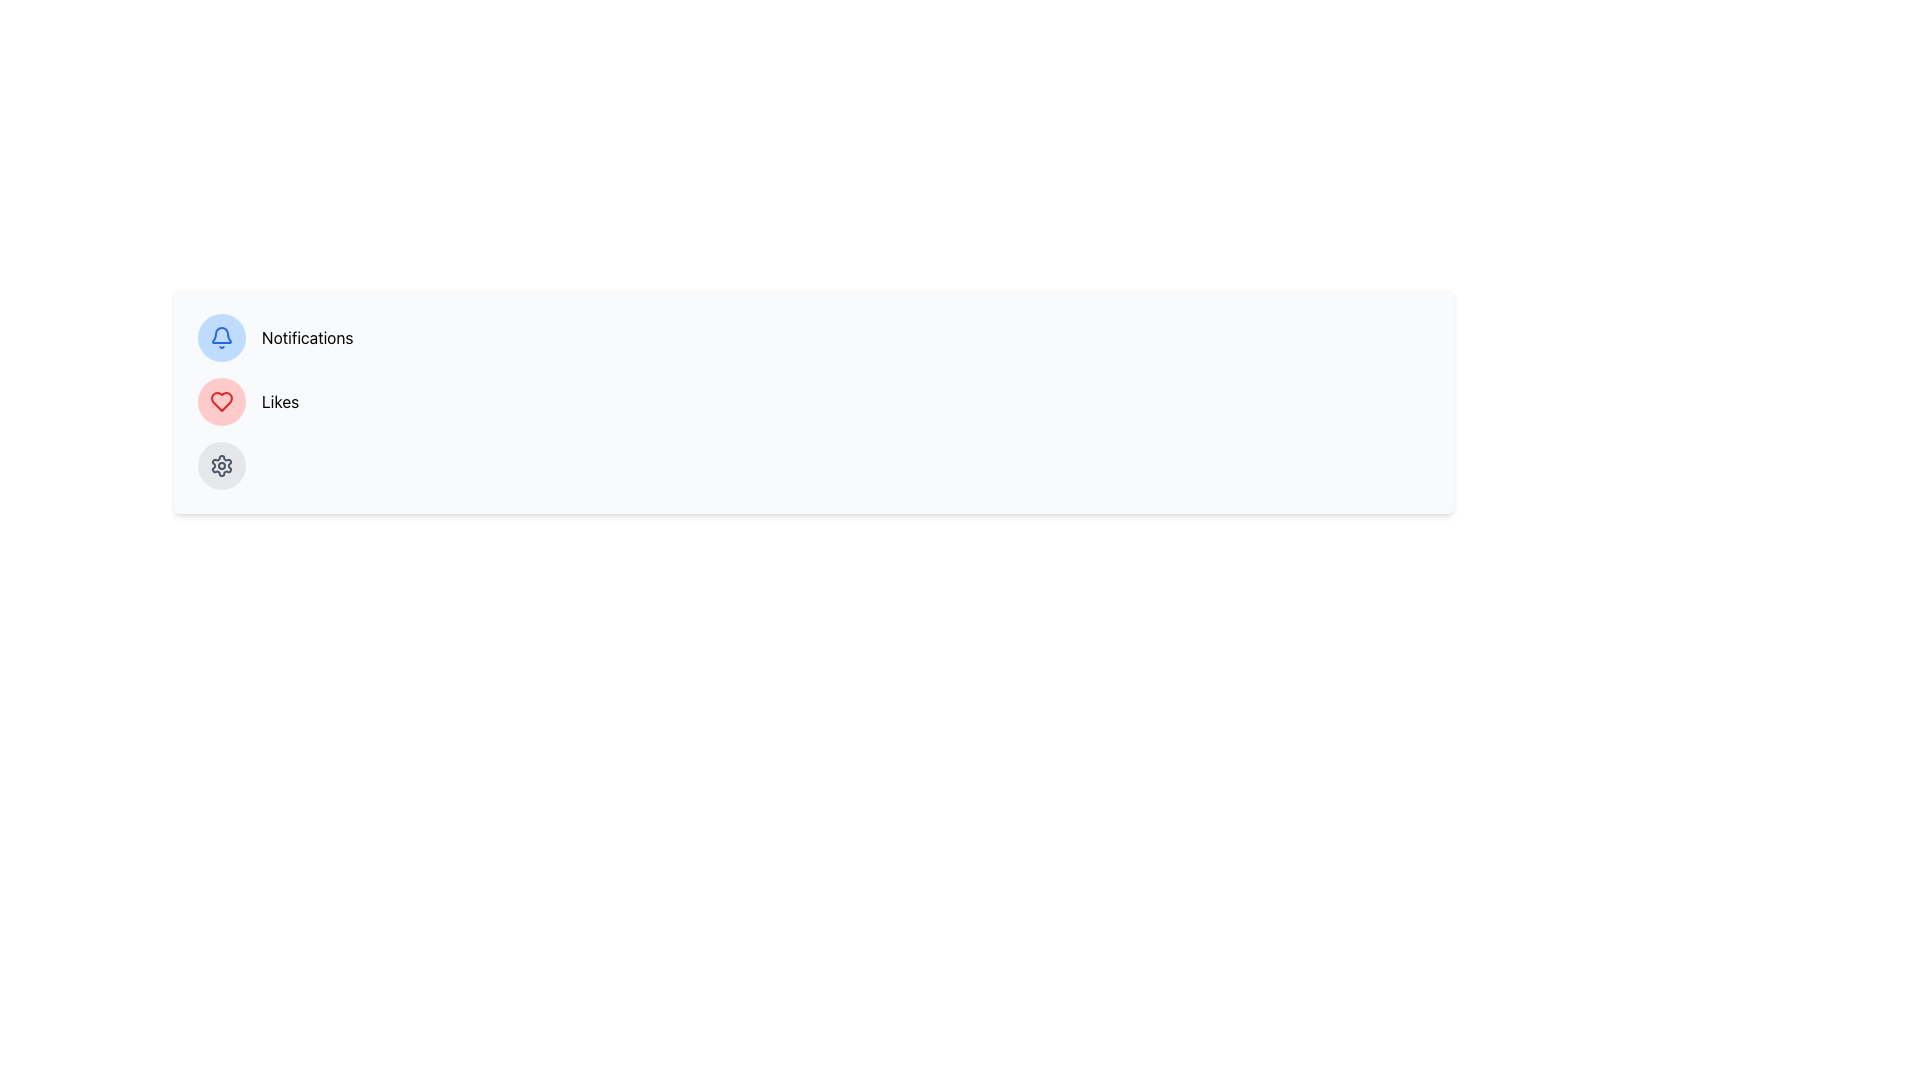 Image resolution: width=1920 pixels, height=1080 pixels. What do you see at coordinates (221, 337) in the screenshot?
I see `the button located to the left of the 'Notifications' label` at bounding box center [221, 337].